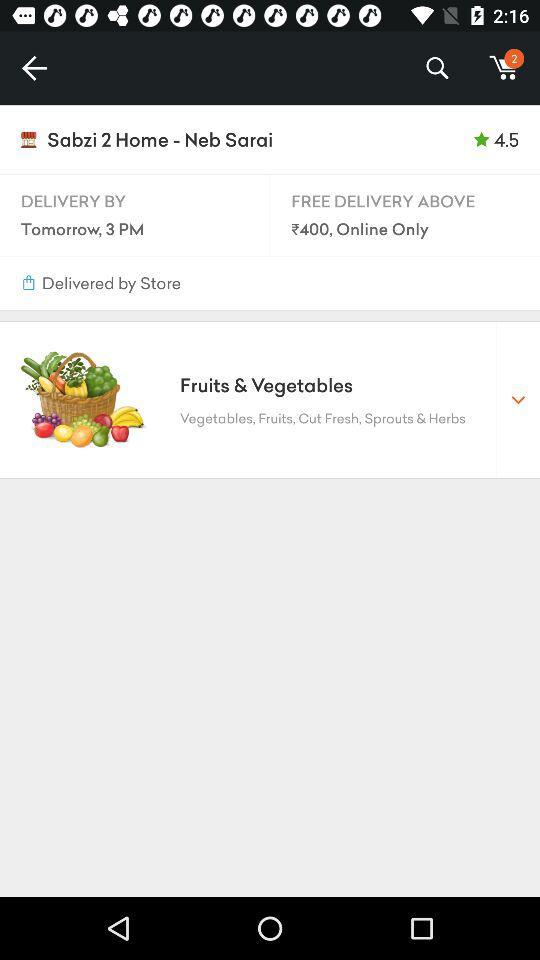 Image resolution: width=540 pixels, height=960 pixels. Describe the element at coordinates (503, 68) in the screenshot. I see `m icon` at that location.